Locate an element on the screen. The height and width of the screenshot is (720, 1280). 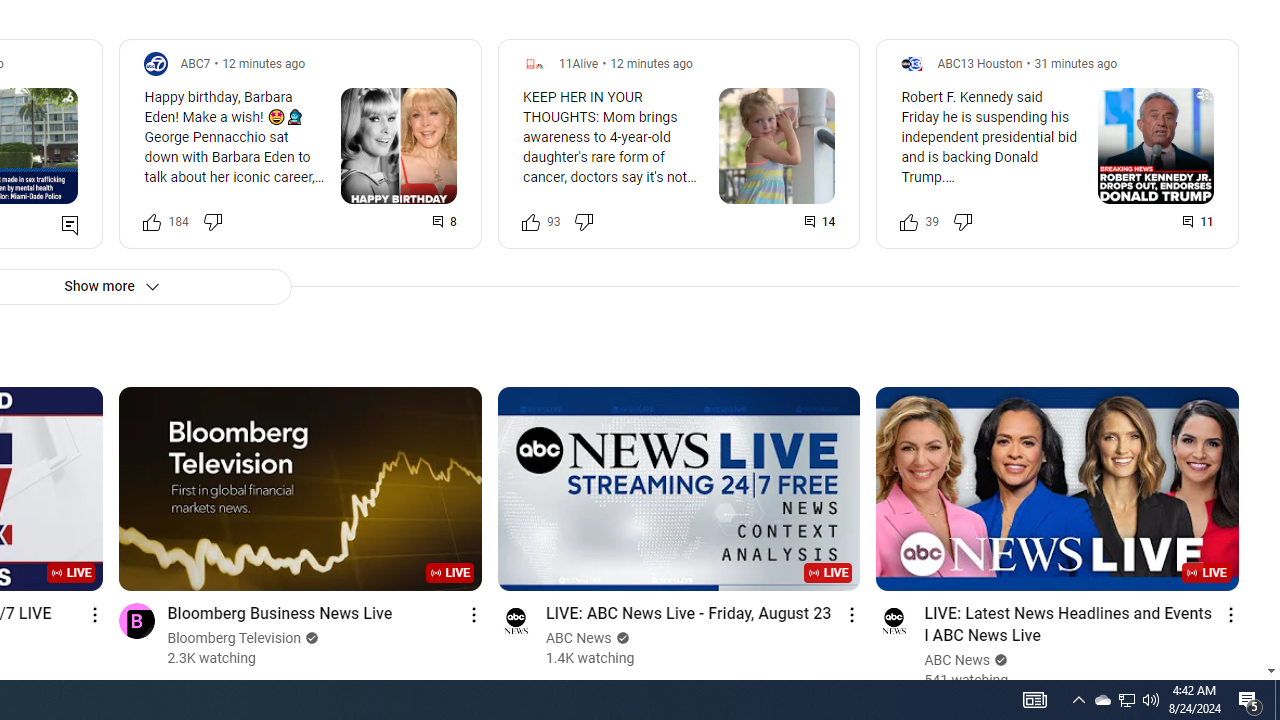
'31 minutes ago' is located at coordinates (1074, 62).